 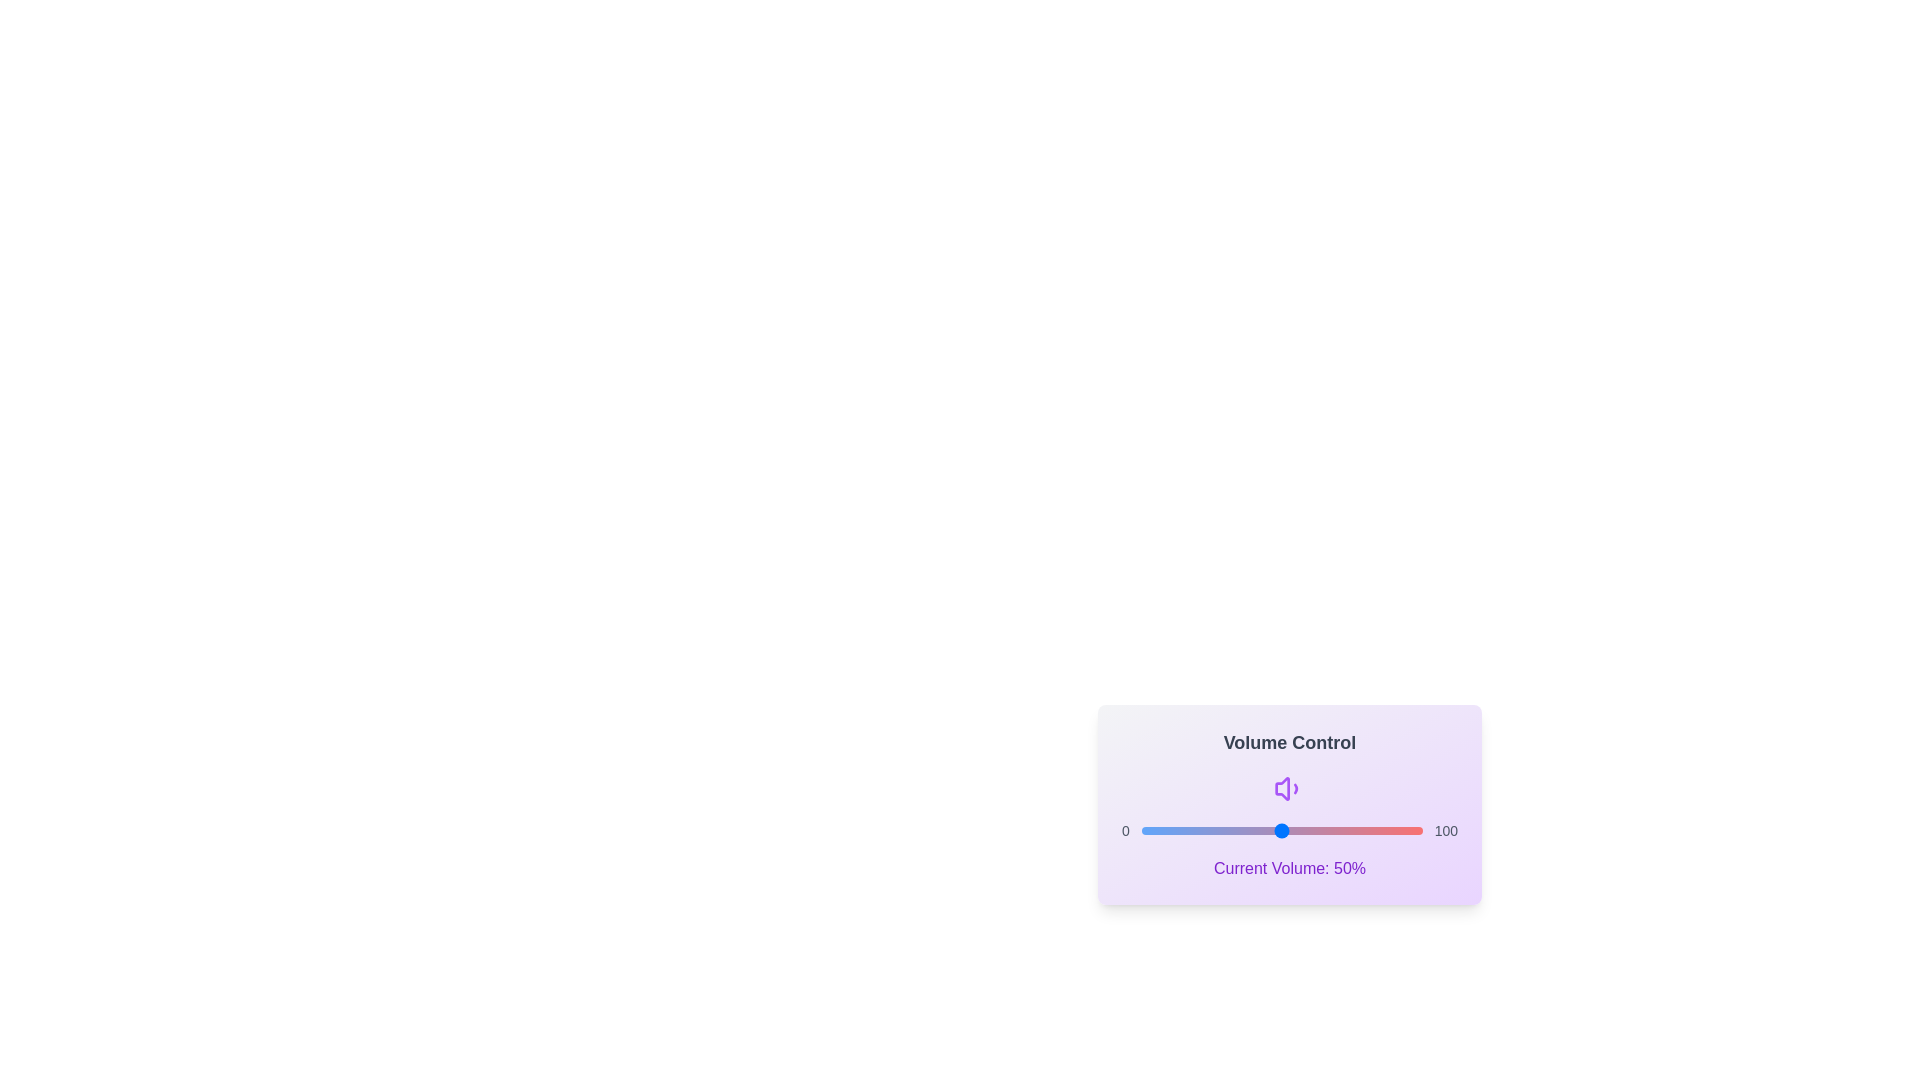 I want to click on the volume slider to set the volume to 33%, so click(x=1233, y=830).